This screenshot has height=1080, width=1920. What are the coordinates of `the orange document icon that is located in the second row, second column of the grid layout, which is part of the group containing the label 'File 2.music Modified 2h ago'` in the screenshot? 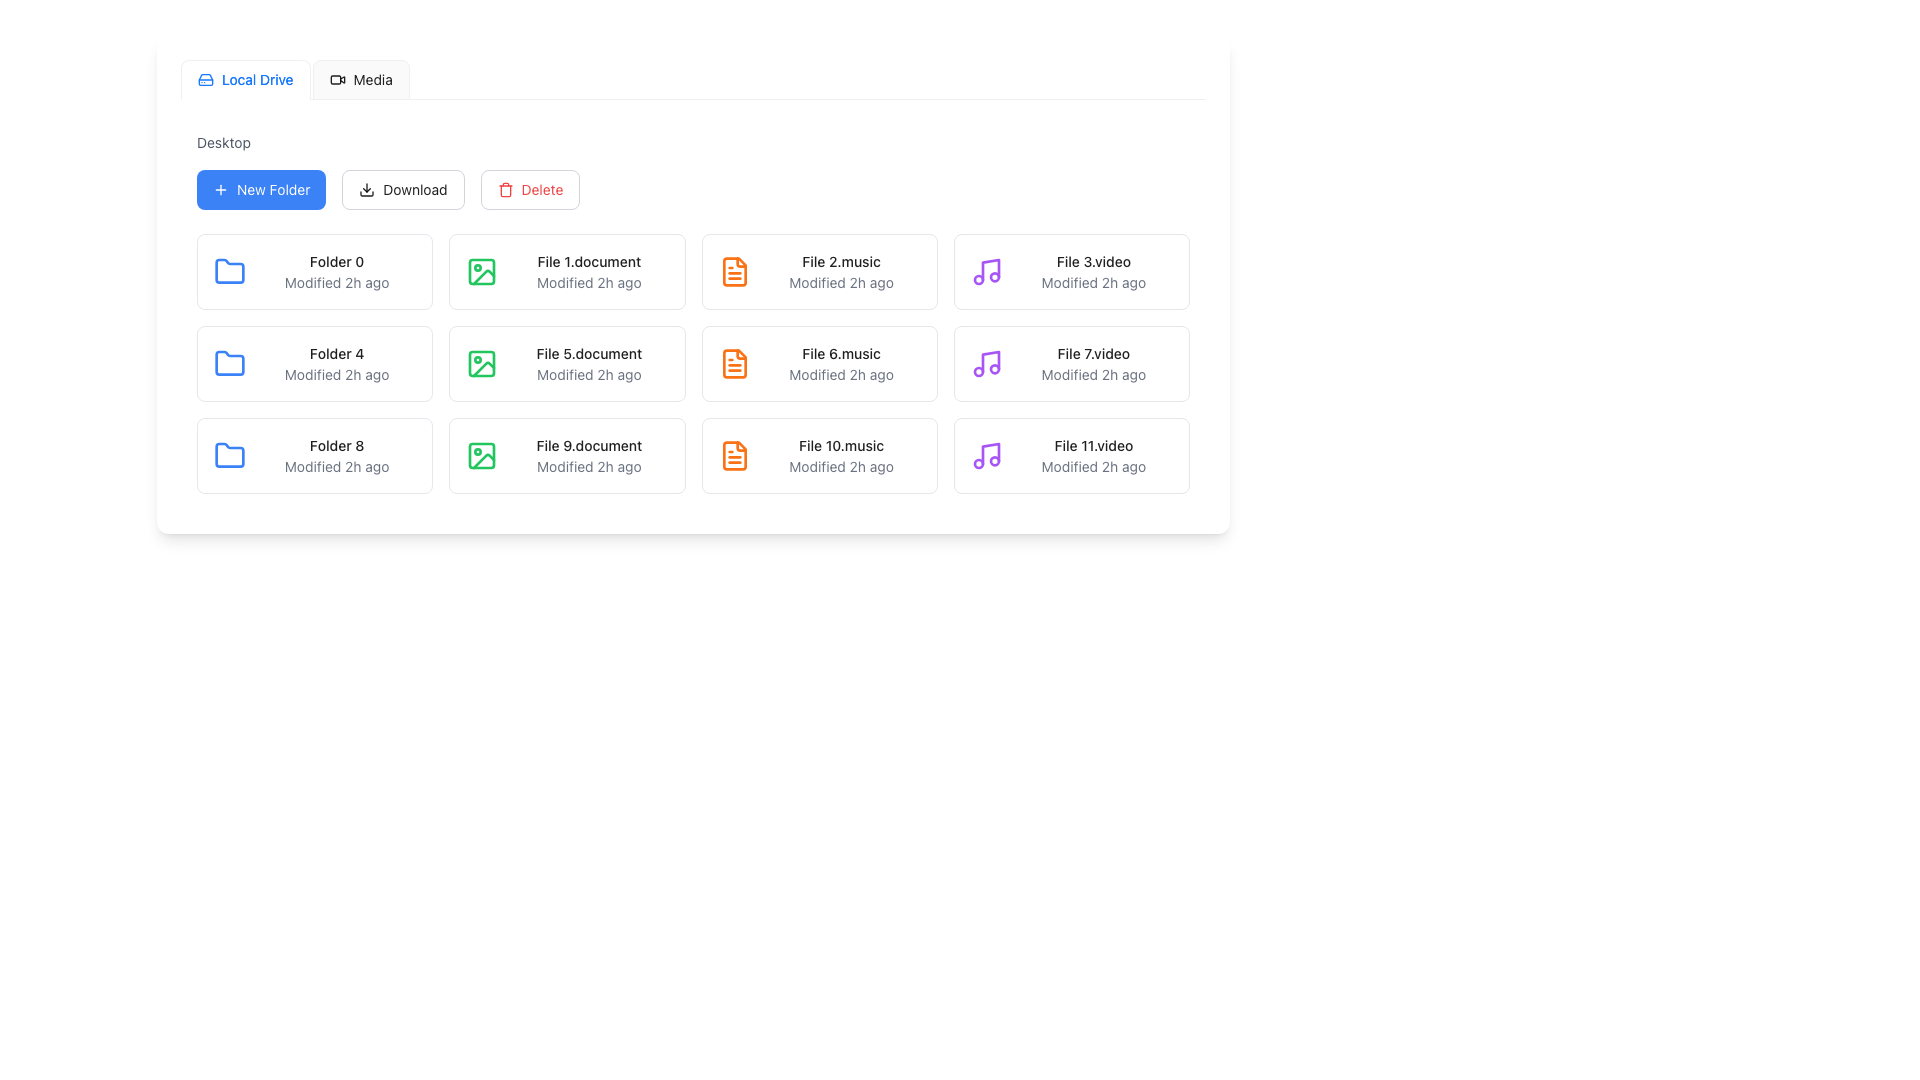 It's located at (733, 272).